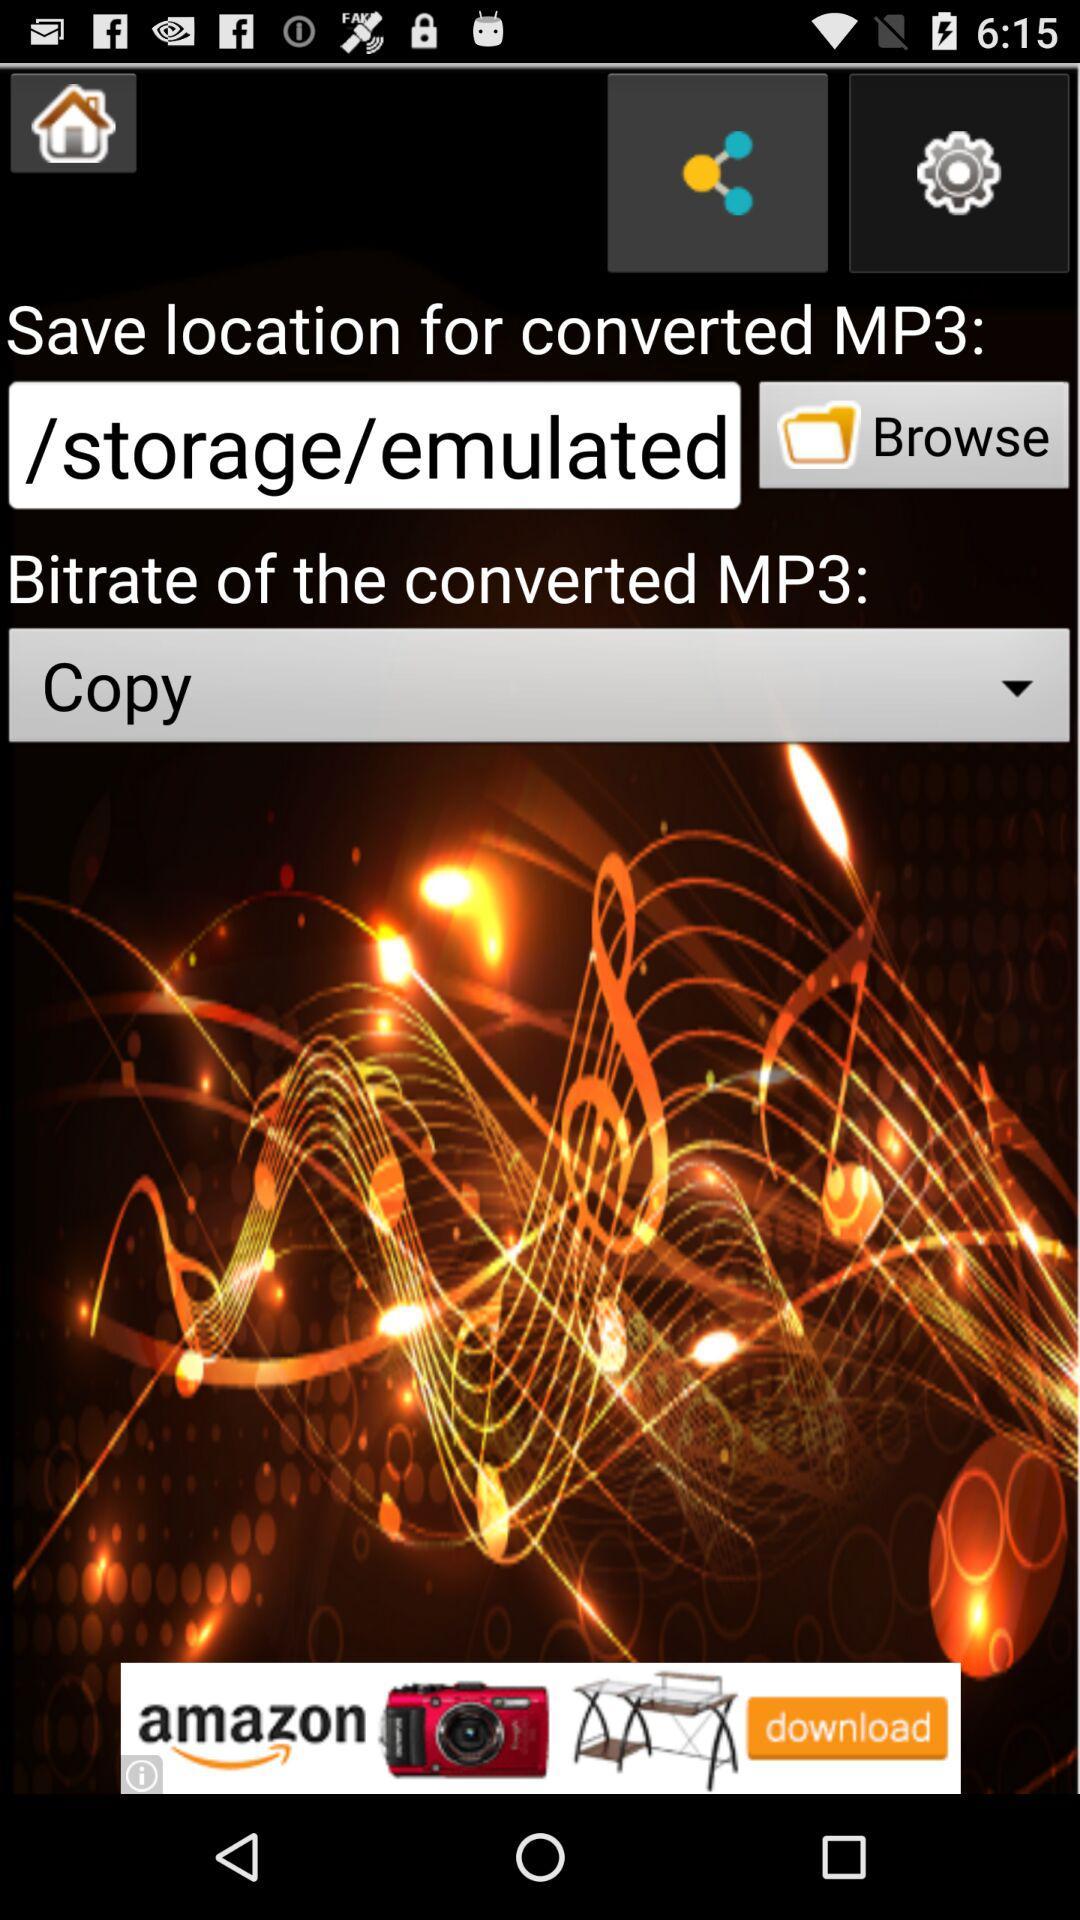 Image resolution: width=1080 pixels, height=1920 pixels. What do you see at coordinates (958, 173) in the screenshot?
I see `settings` at bounding box center [958, 173].